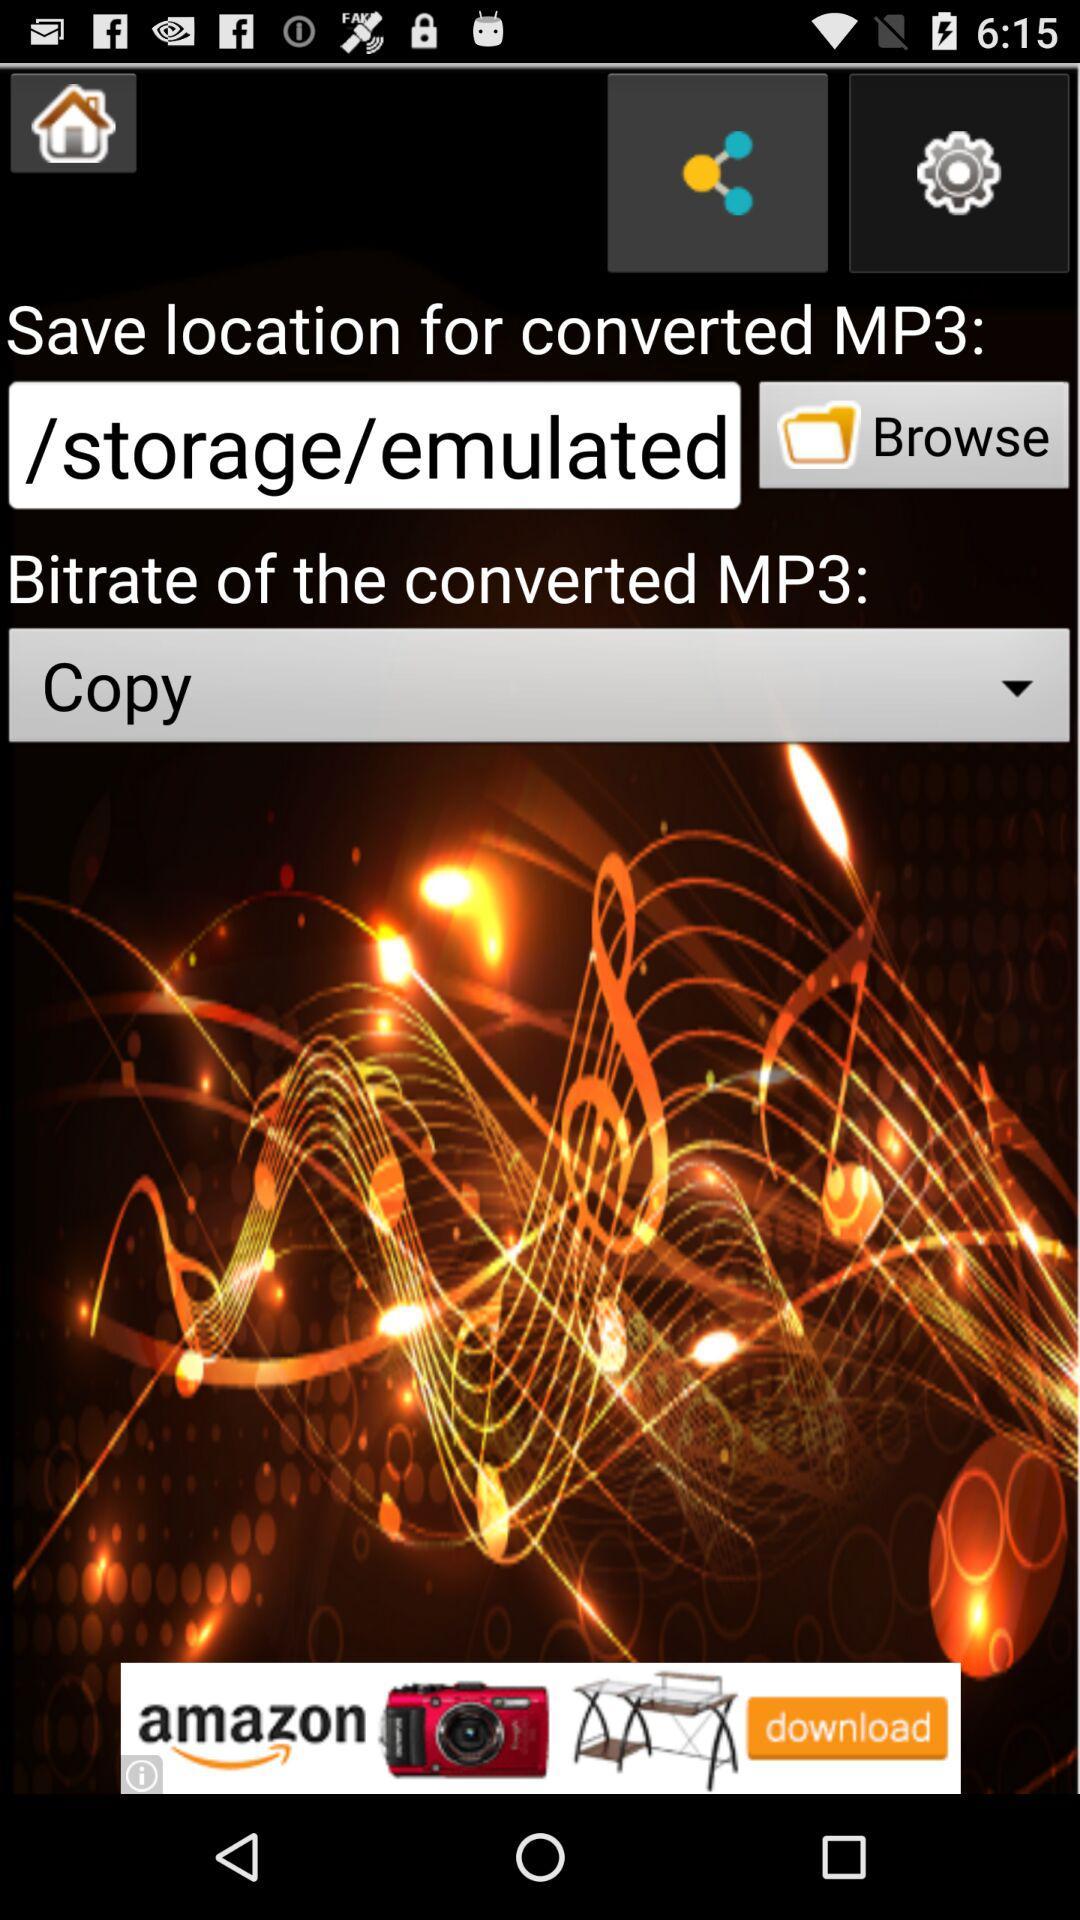 Image resolution: width=1080 pixels, height=1920 pixels. What do you see at coordinates (958, 173) in the screenshot?
I see `settings` at bounding box center [958, 173].